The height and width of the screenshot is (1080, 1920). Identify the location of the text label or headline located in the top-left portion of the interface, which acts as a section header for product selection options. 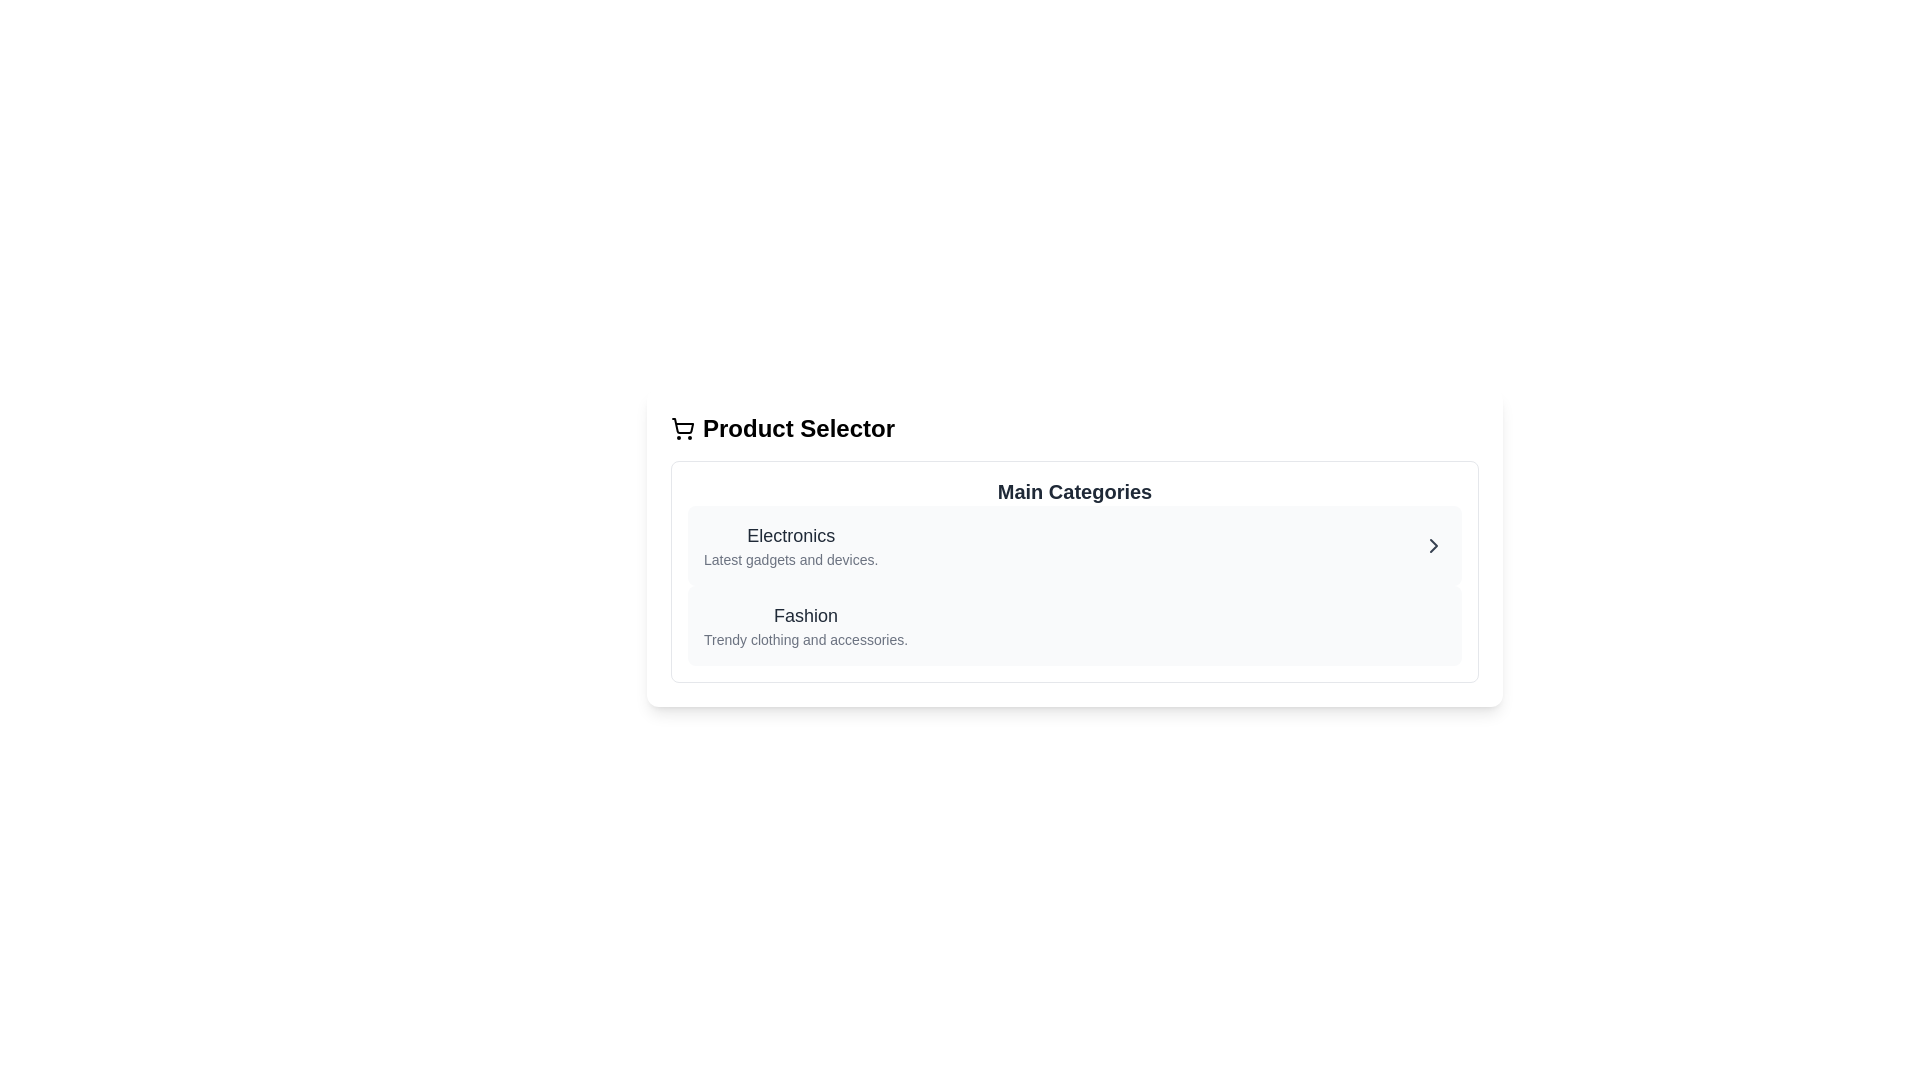
(798, 427).